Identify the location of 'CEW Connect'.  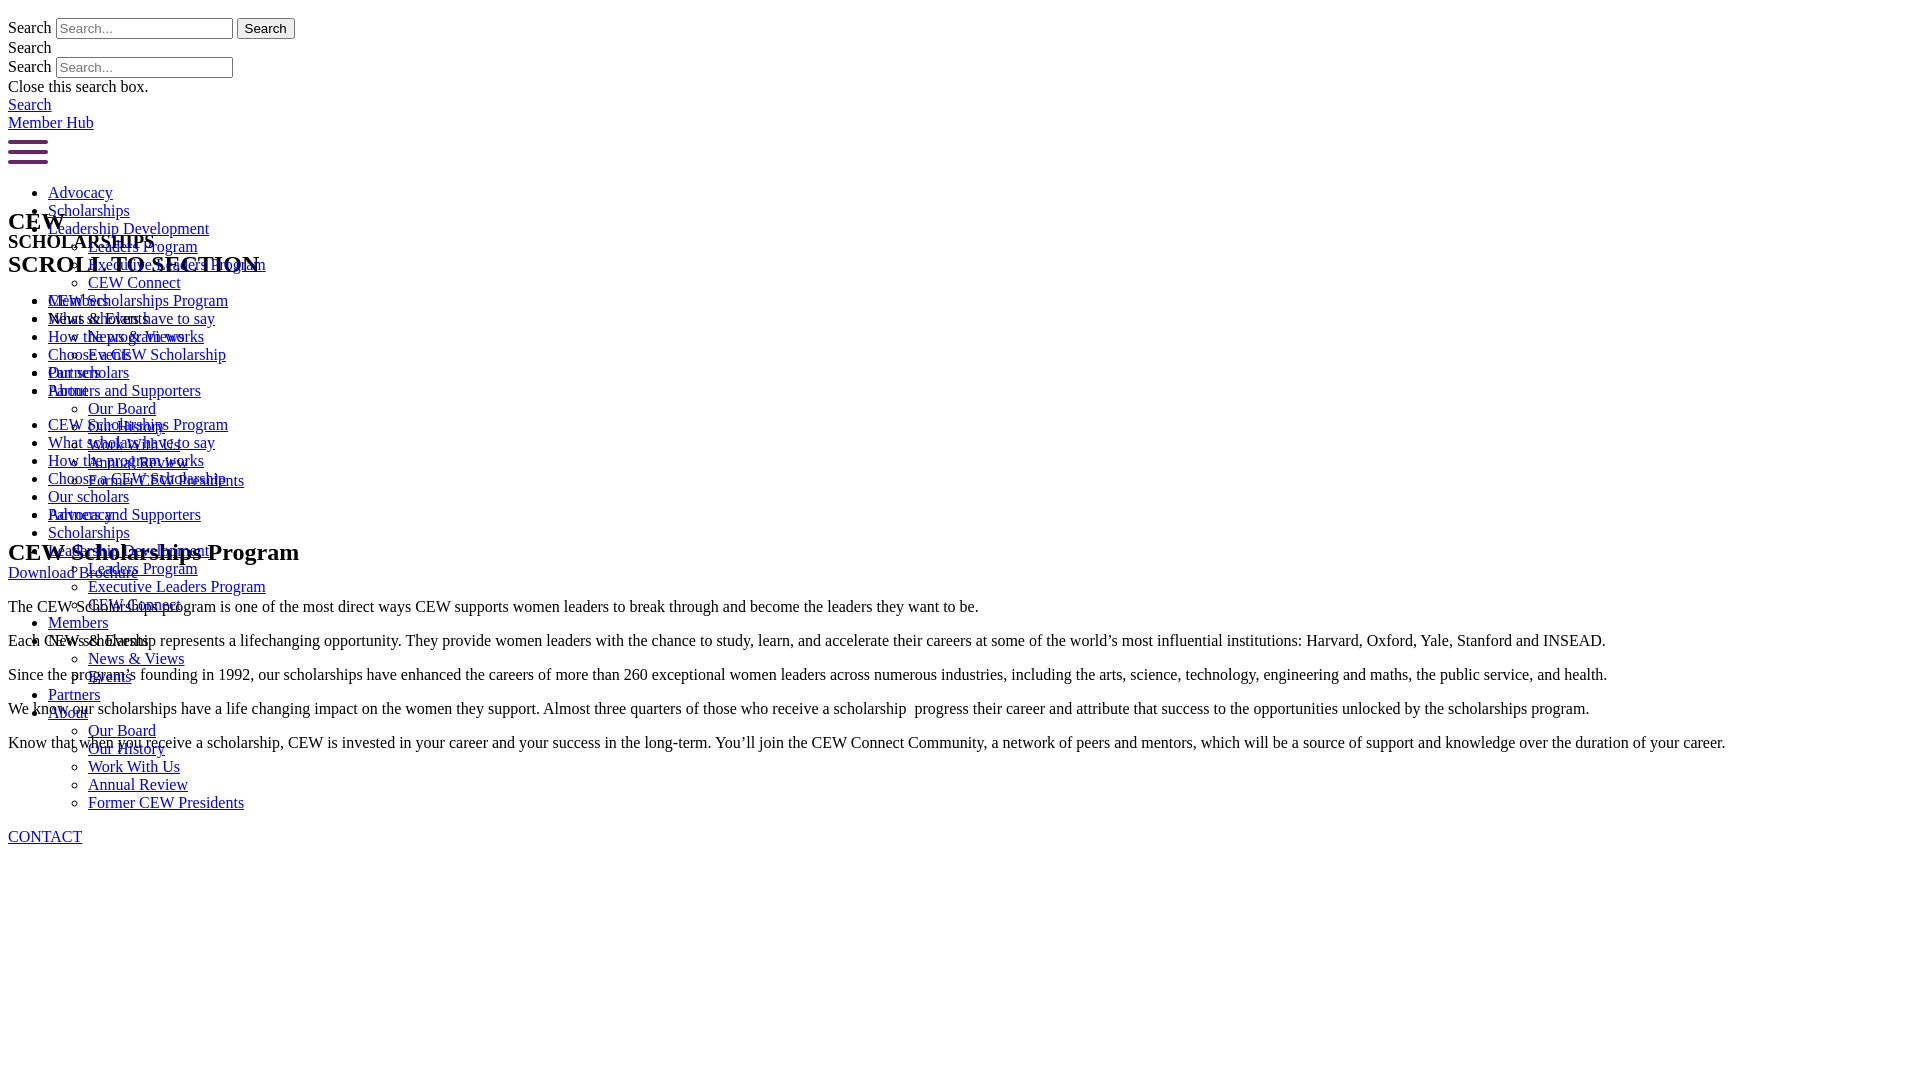
(133, 603).